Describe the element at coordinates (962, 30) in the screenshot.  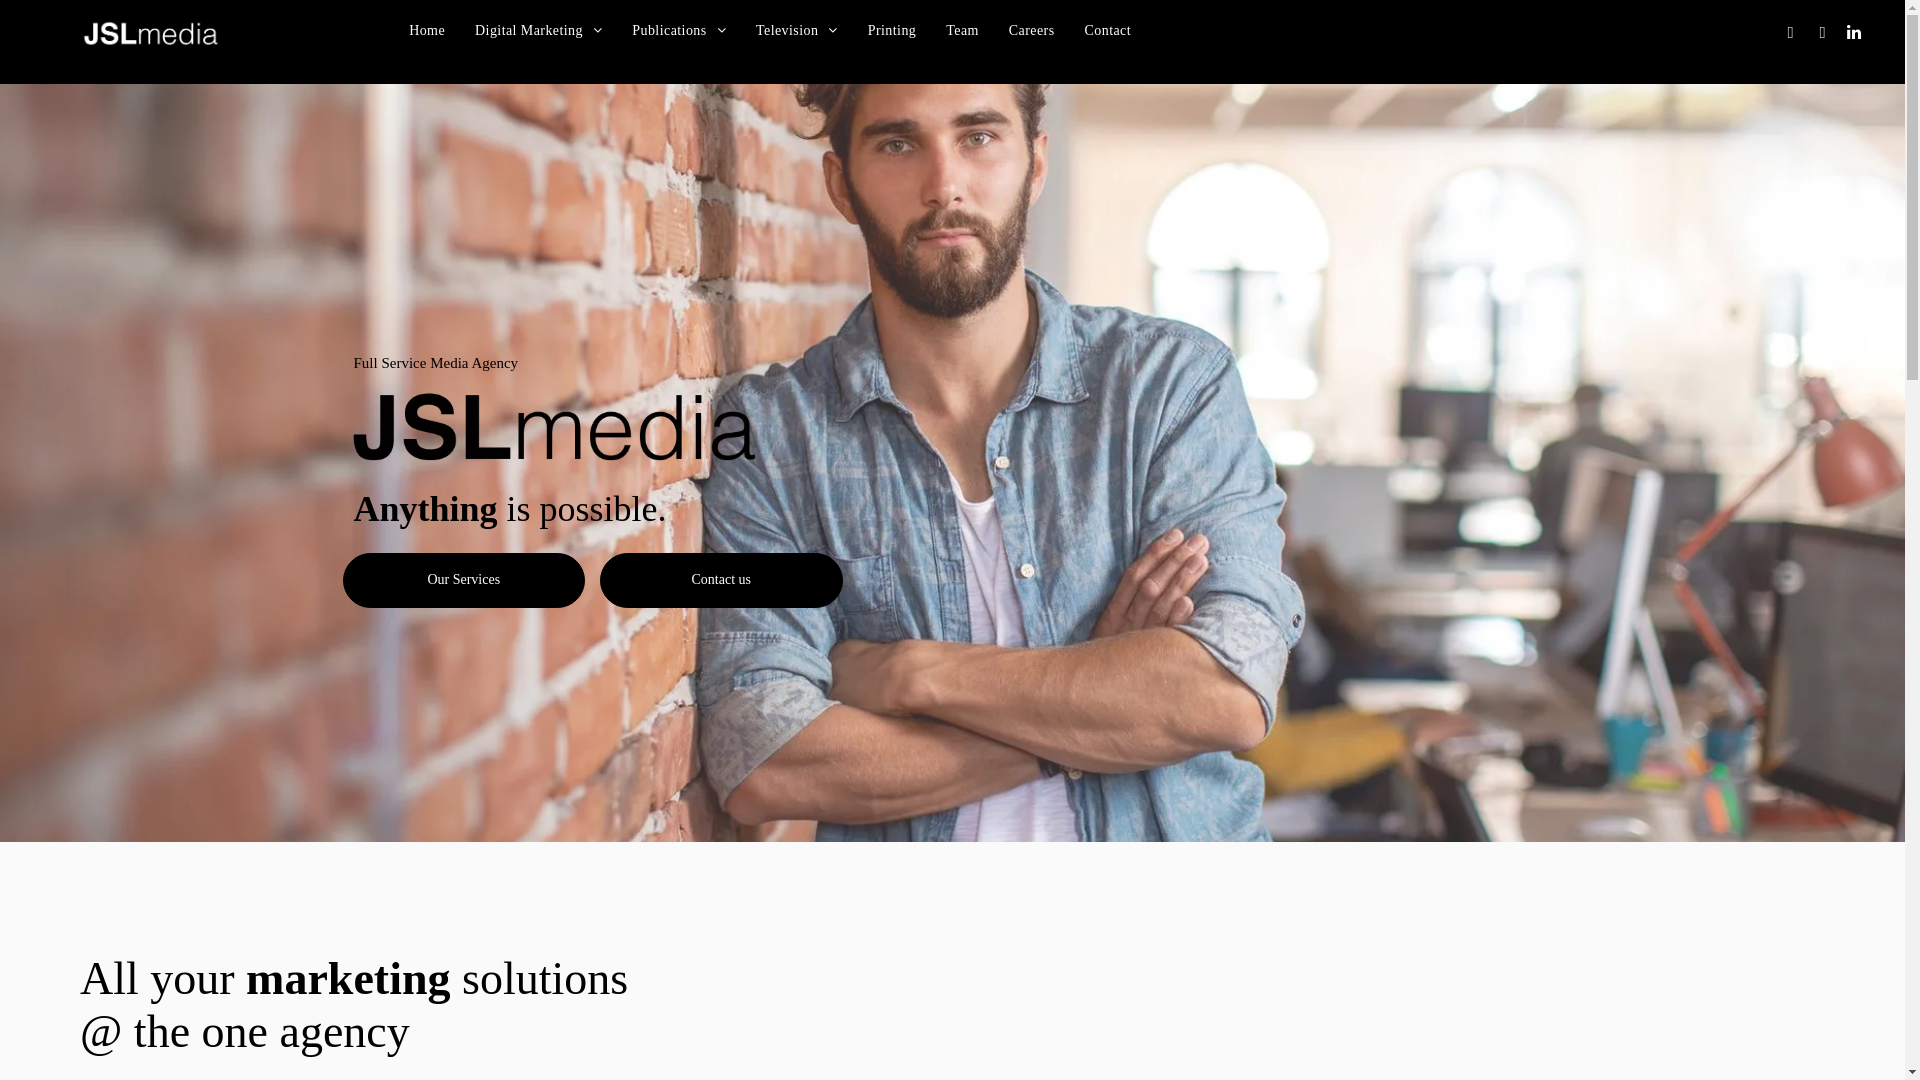
I see `'Team'` at that location.